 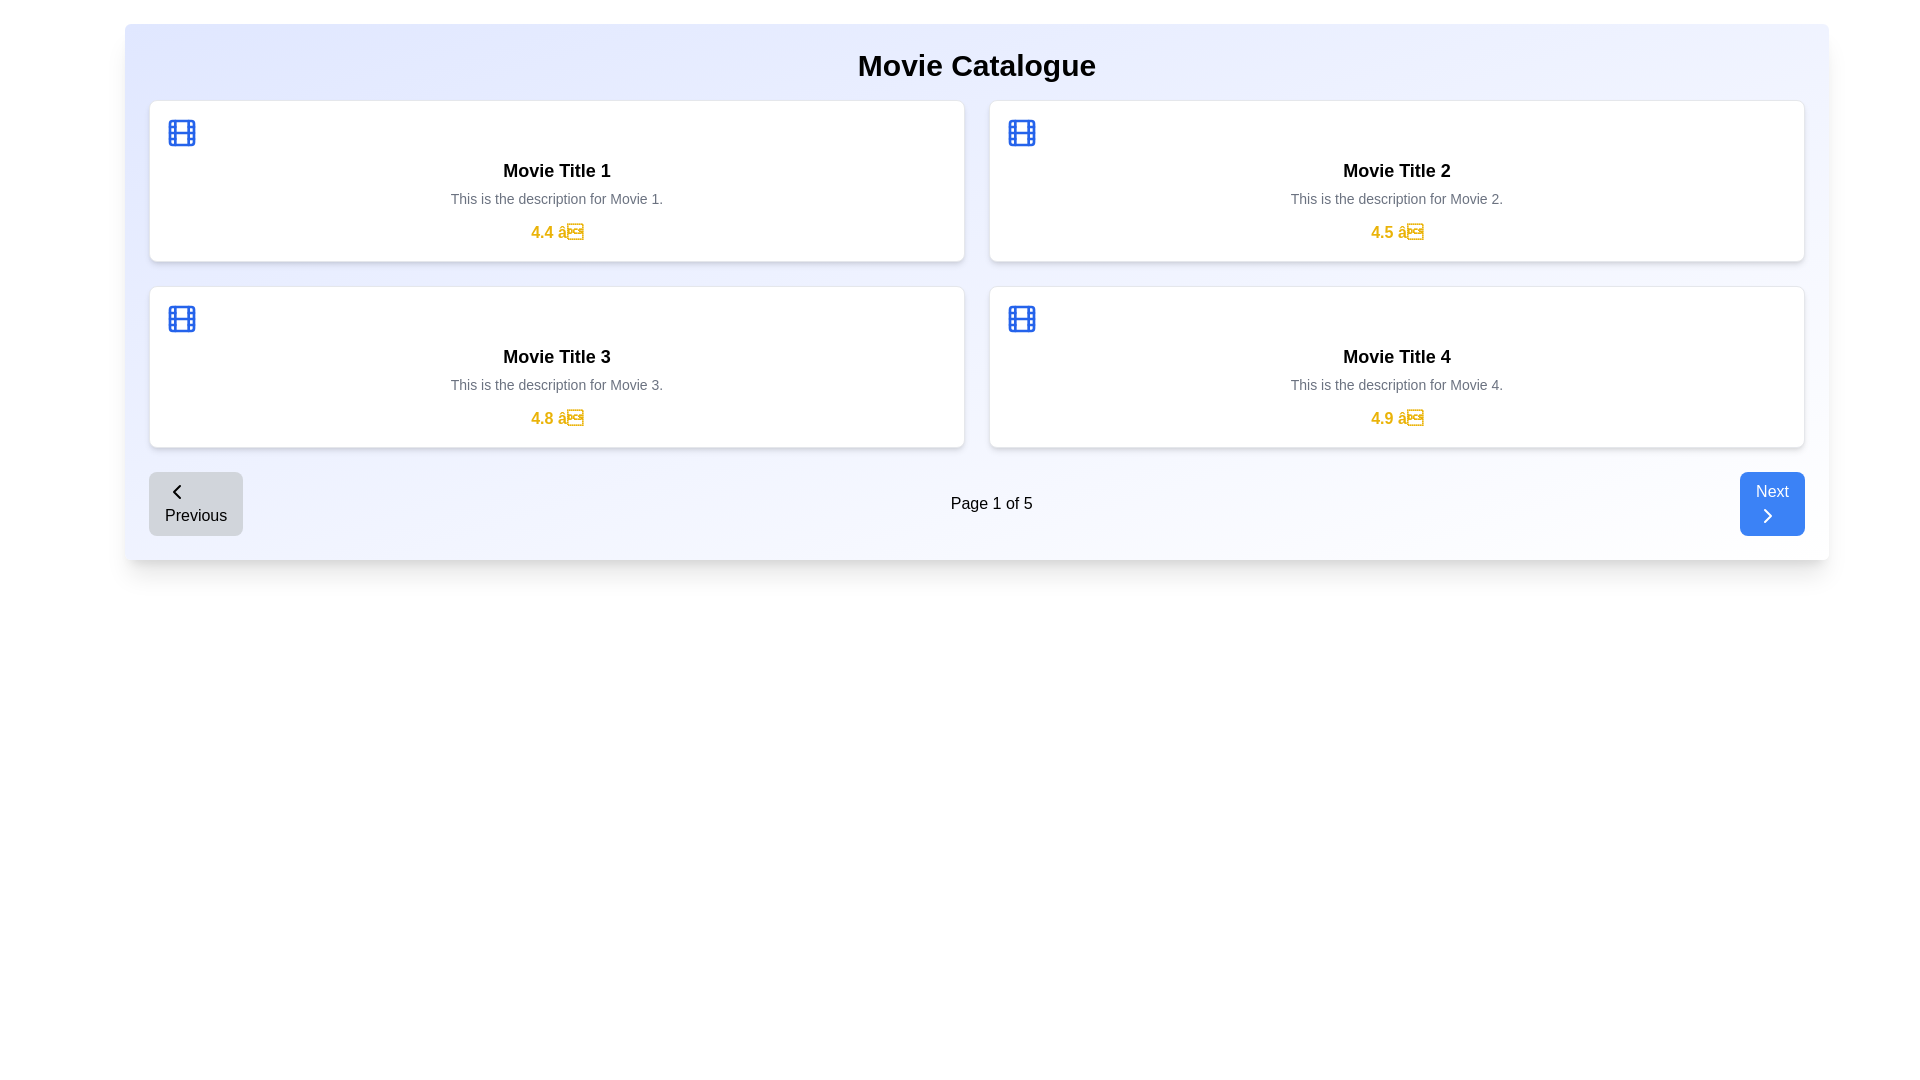 I want to click on the text element with an icon that visually represents the user rating for 'Movie Title 2', located below the movie description, so click(x=1395, y=231).